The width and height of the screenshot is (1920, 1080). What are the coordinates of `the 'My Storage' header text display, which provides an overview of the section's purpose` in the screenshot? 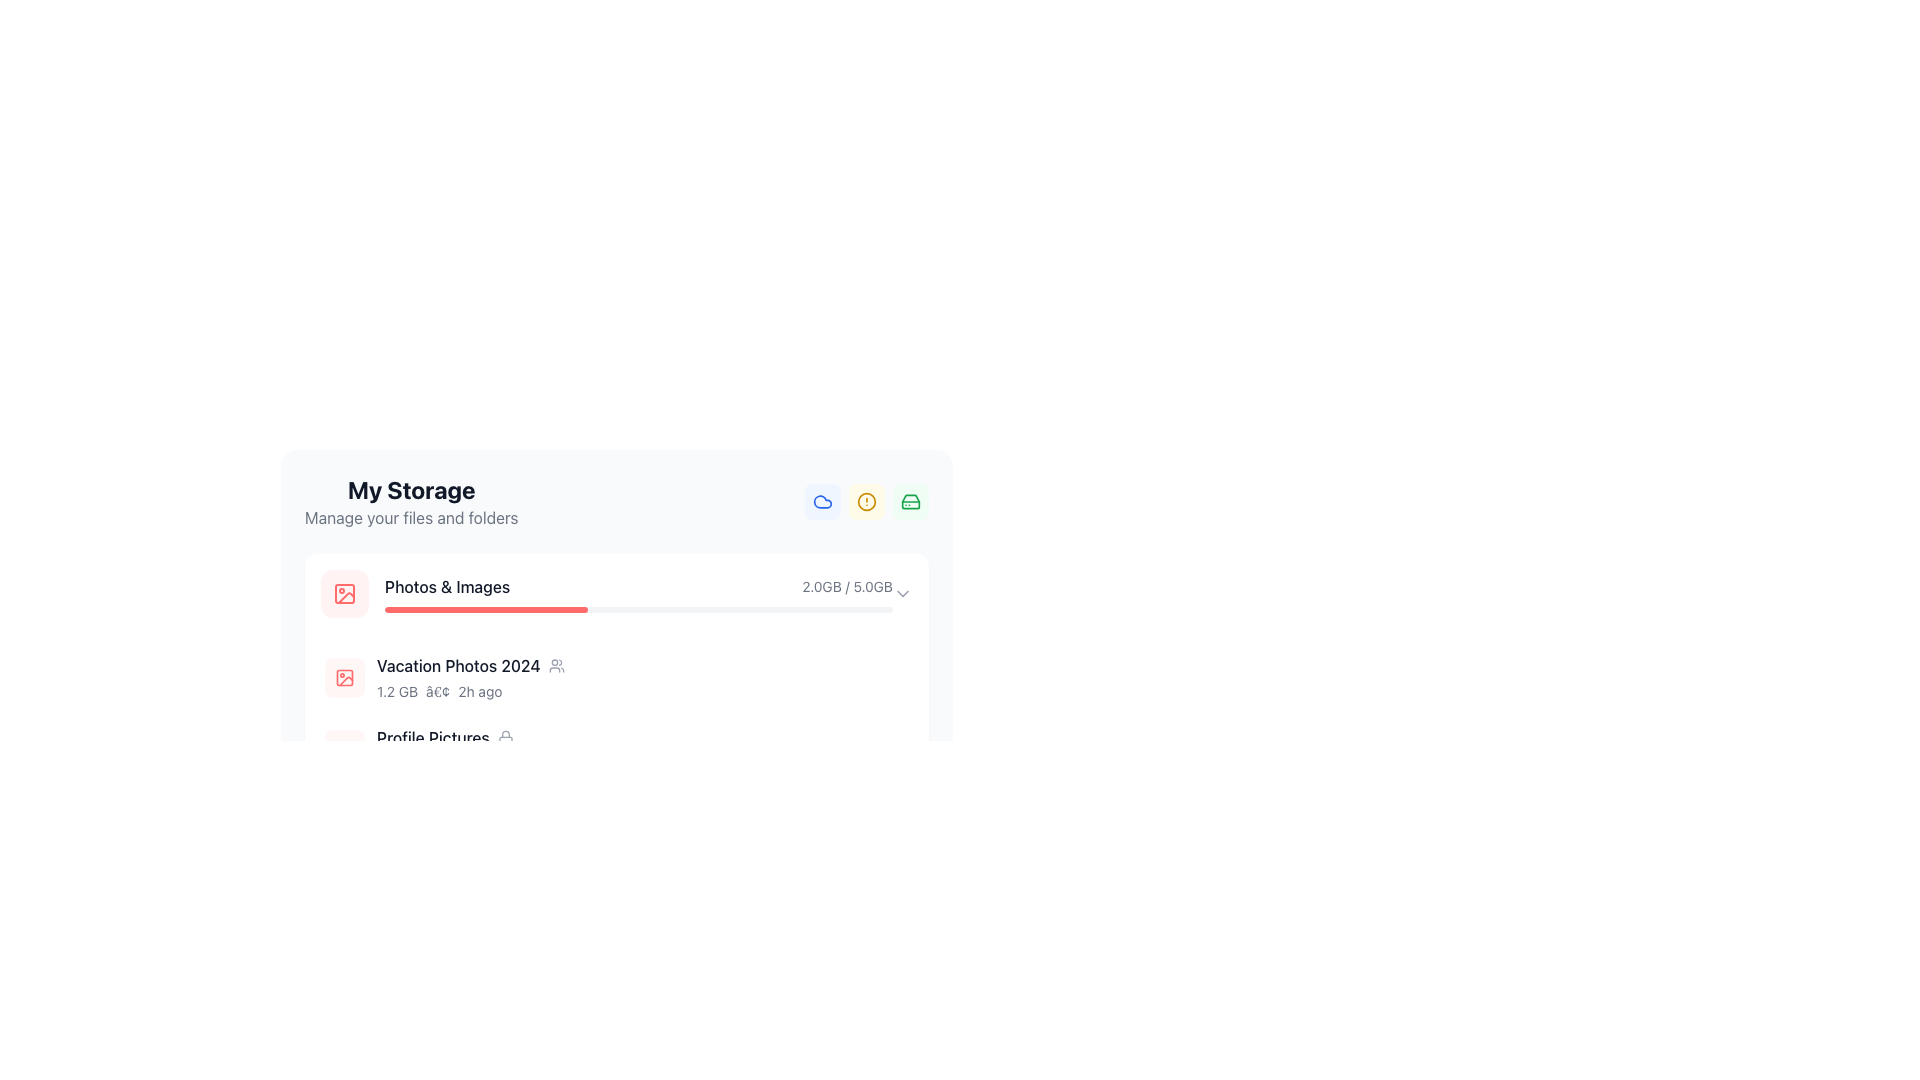 It's located at (410, 500).